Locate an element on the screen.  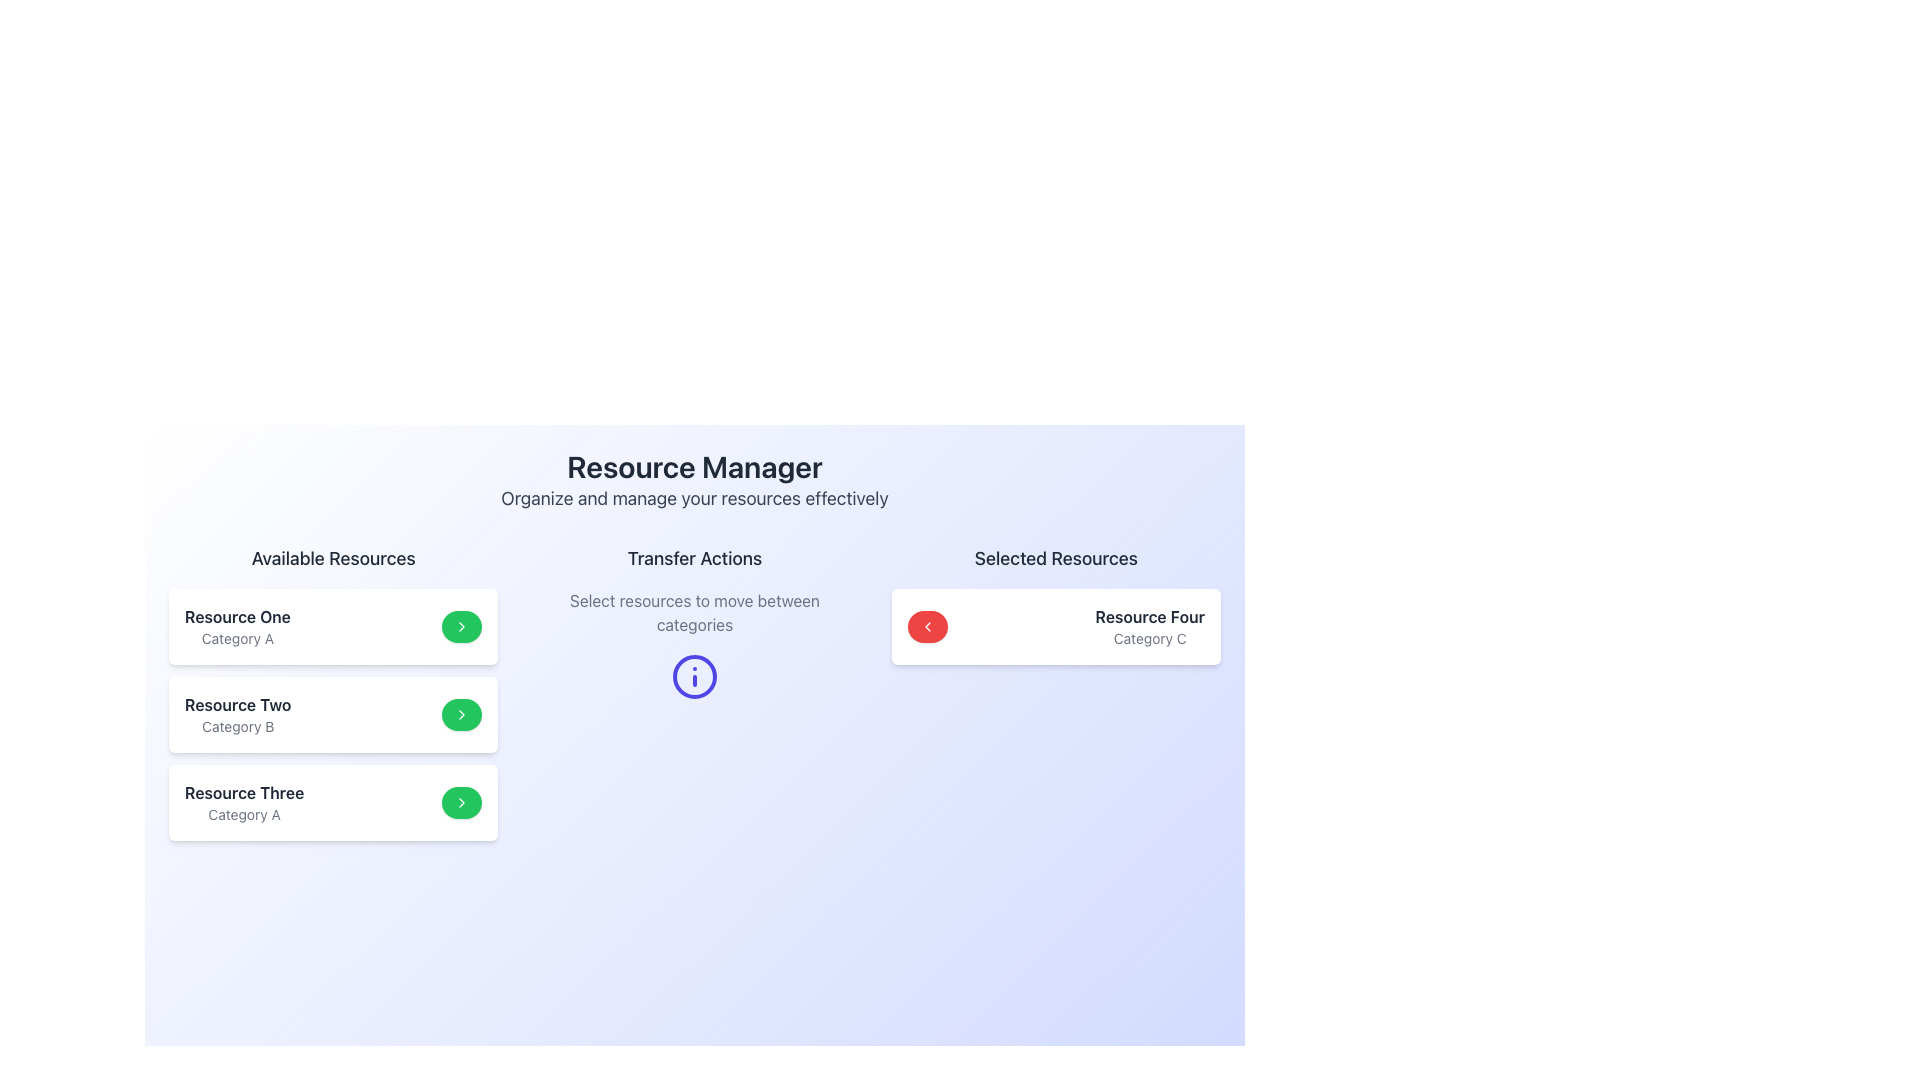
the textual display component that shows 'Resource Two' in bold, located under 'Available Resources' and part of a rounded white card is located at coordinates (238, 713).